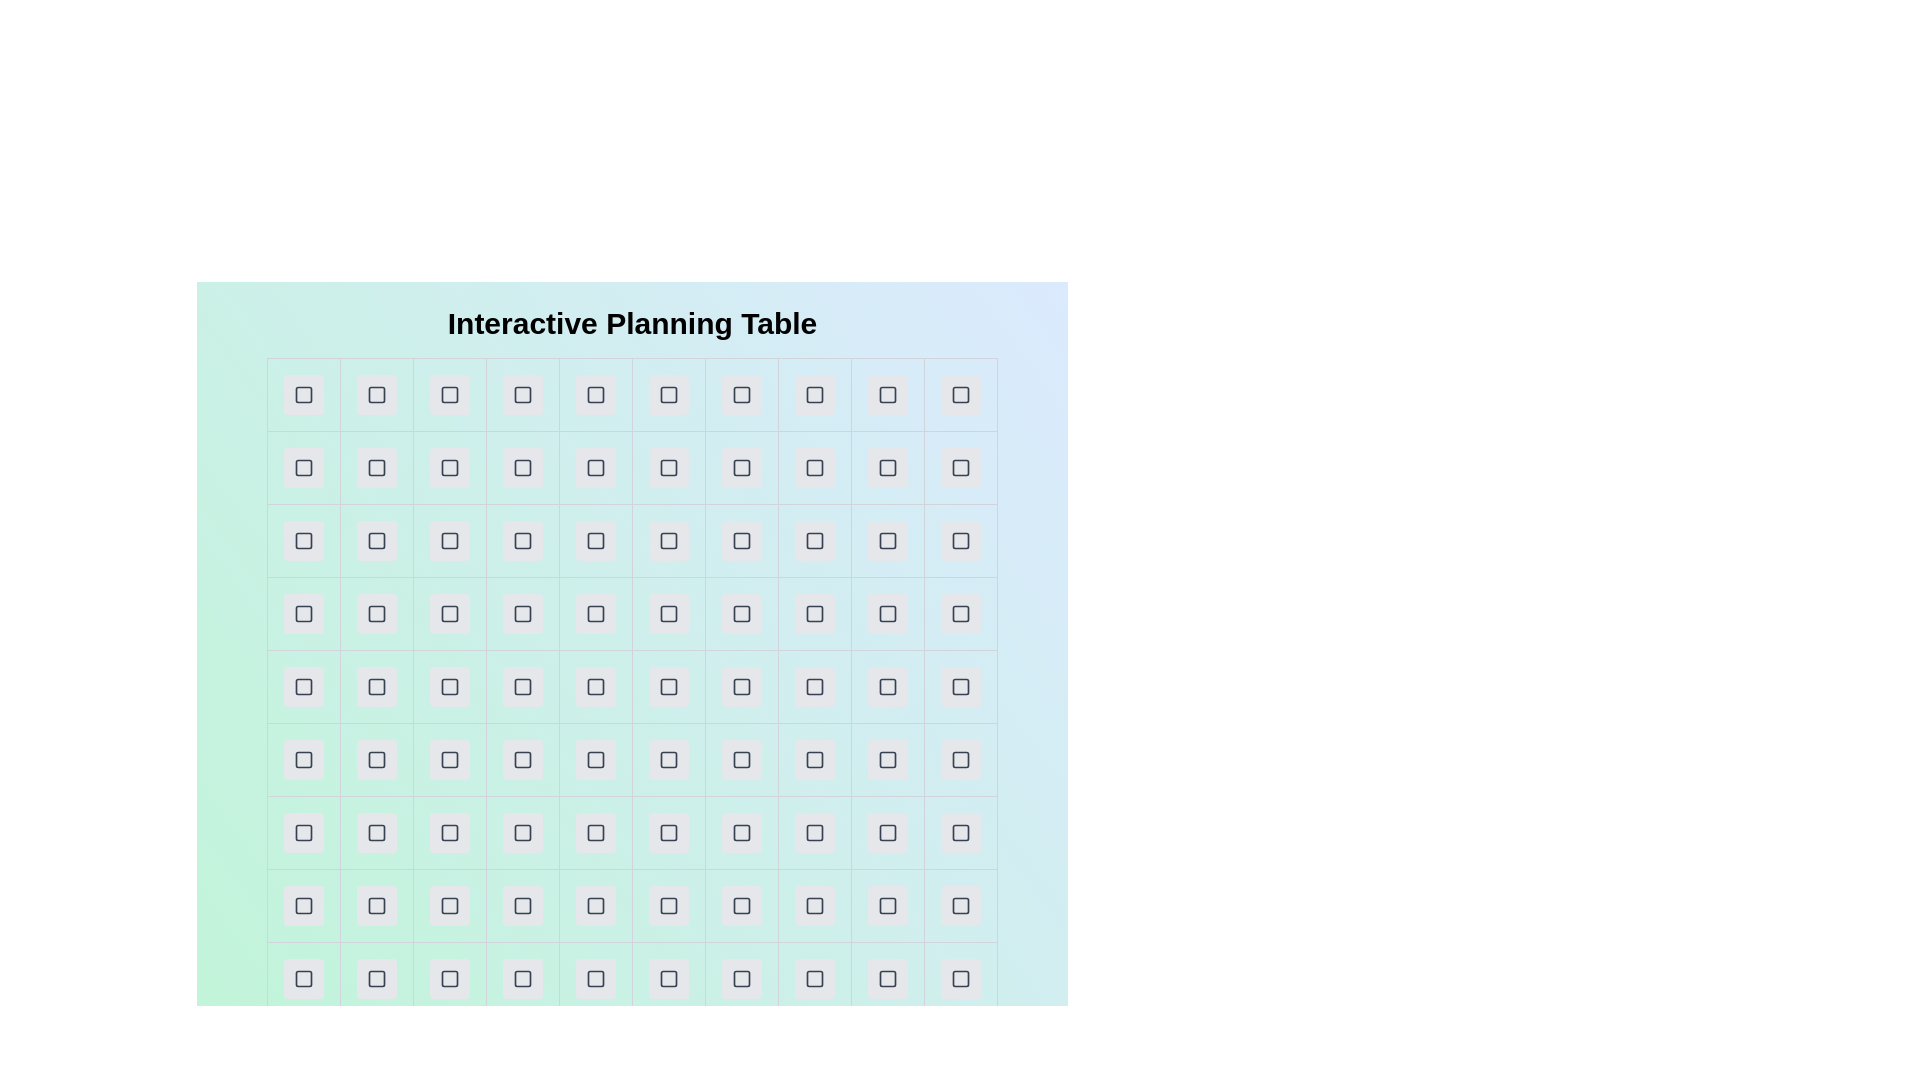  What do you see at coordinates (631, 323) in the screenshot?
I see `the title of the table to read its content` at bounding box center [631, 323].